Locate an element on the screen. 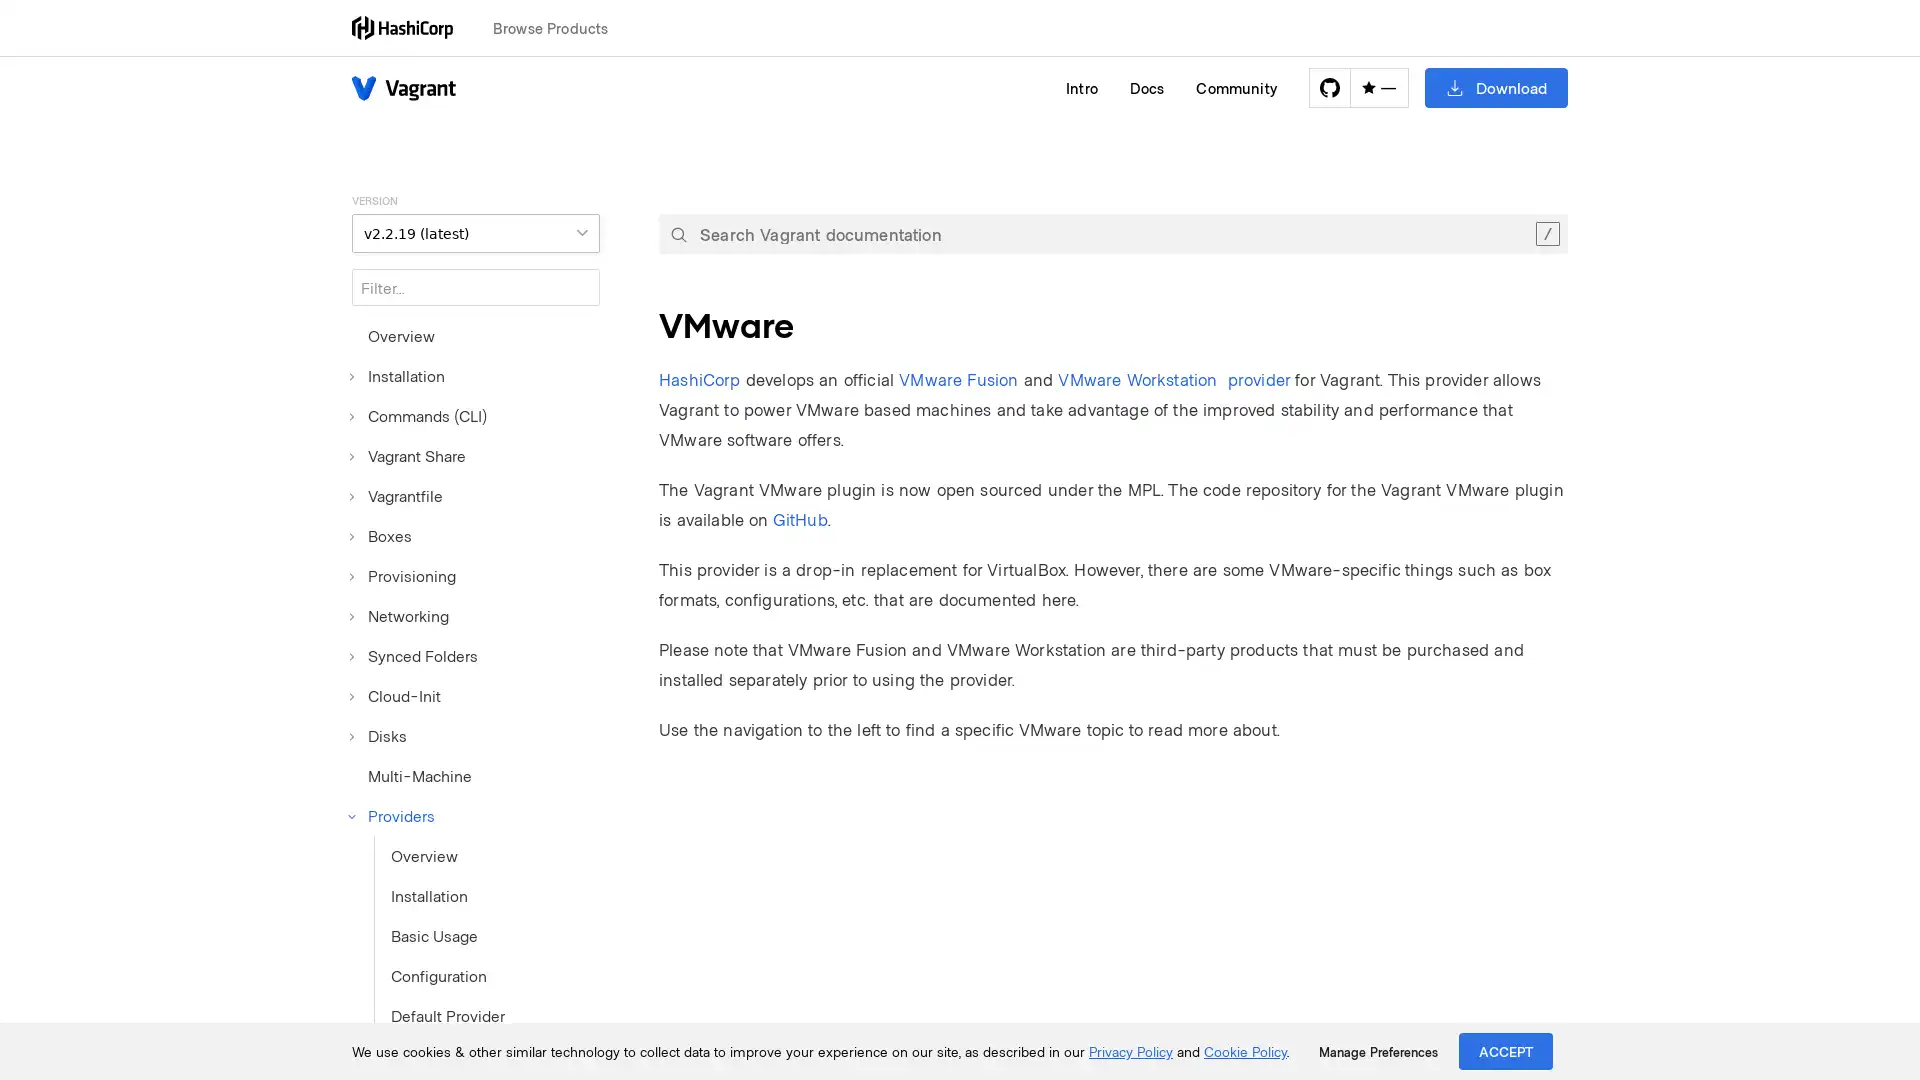  Disks is located at coordinates (379, 736).